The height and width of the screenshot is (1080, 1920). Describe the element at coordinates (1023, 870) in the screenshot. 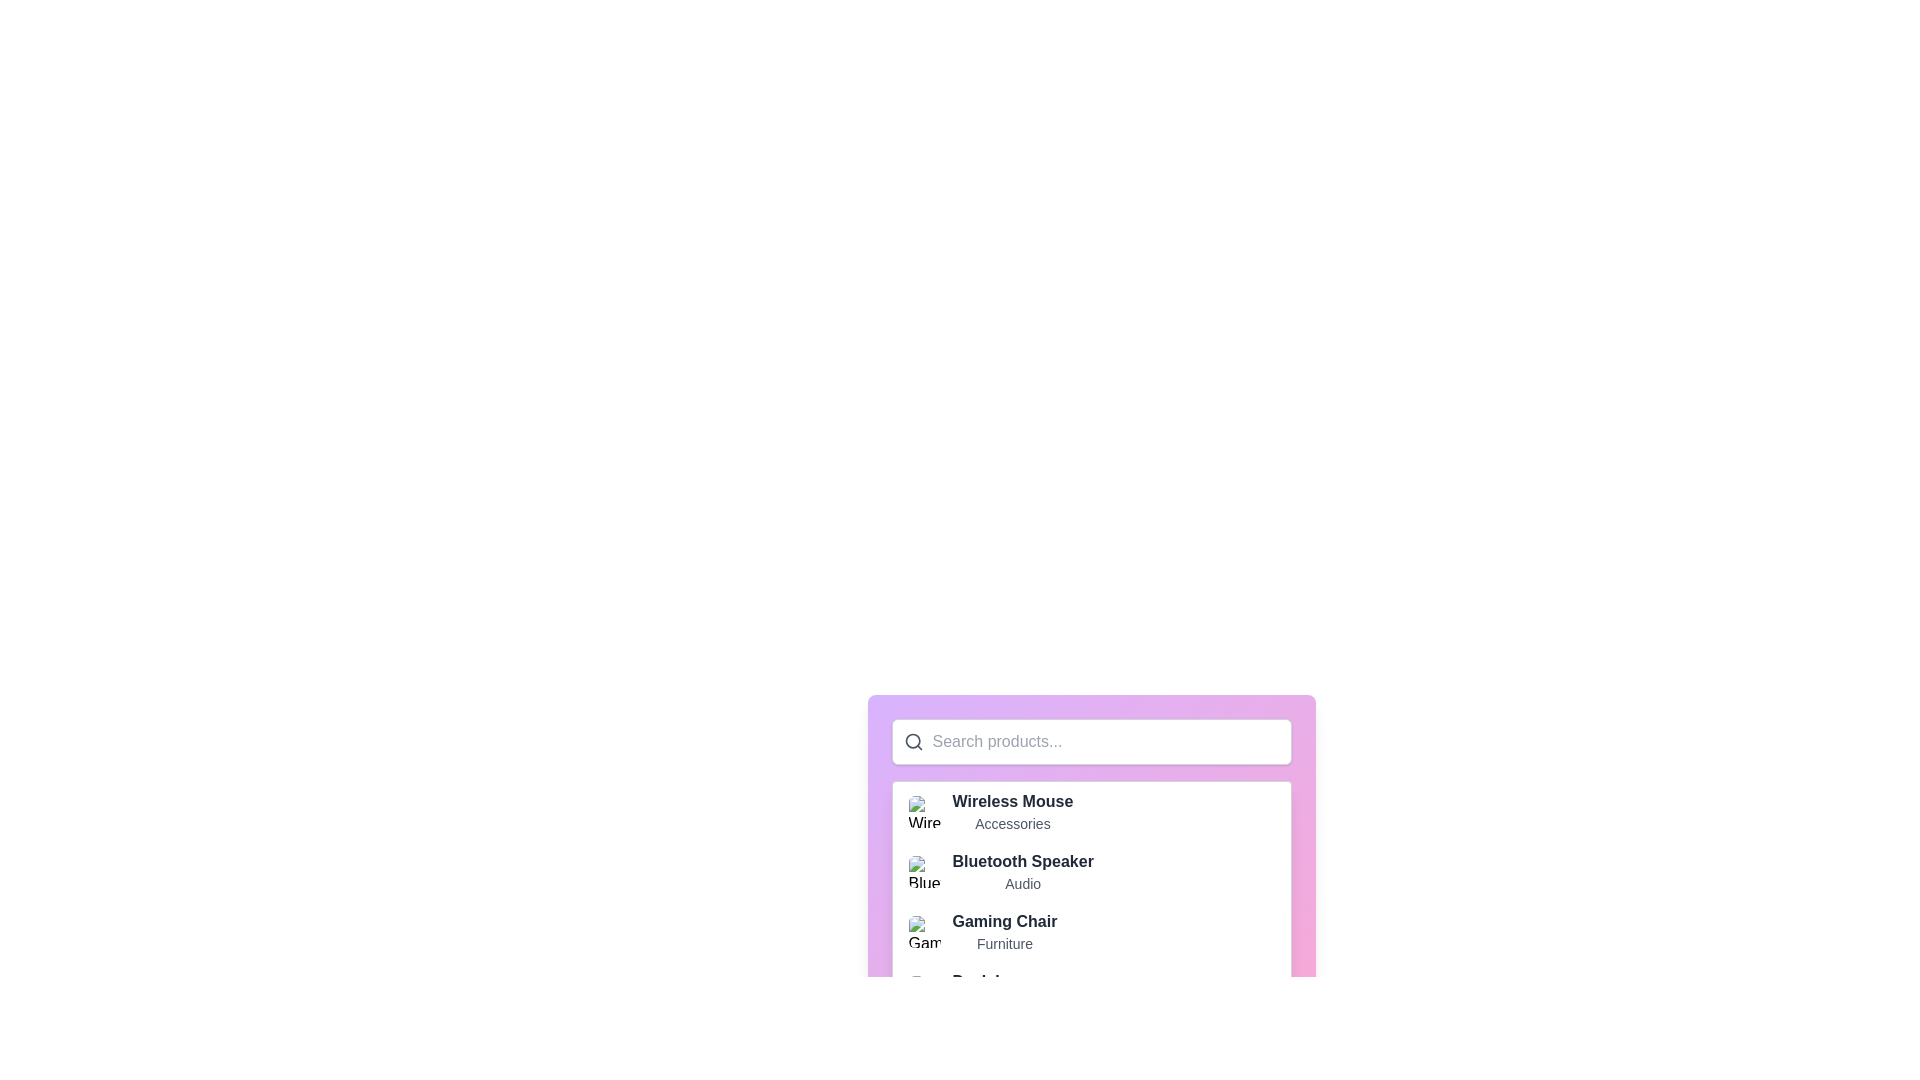

I see `the descriptive Text label for the item in the product selection interface, which is located in the second slot of the list` at that location.